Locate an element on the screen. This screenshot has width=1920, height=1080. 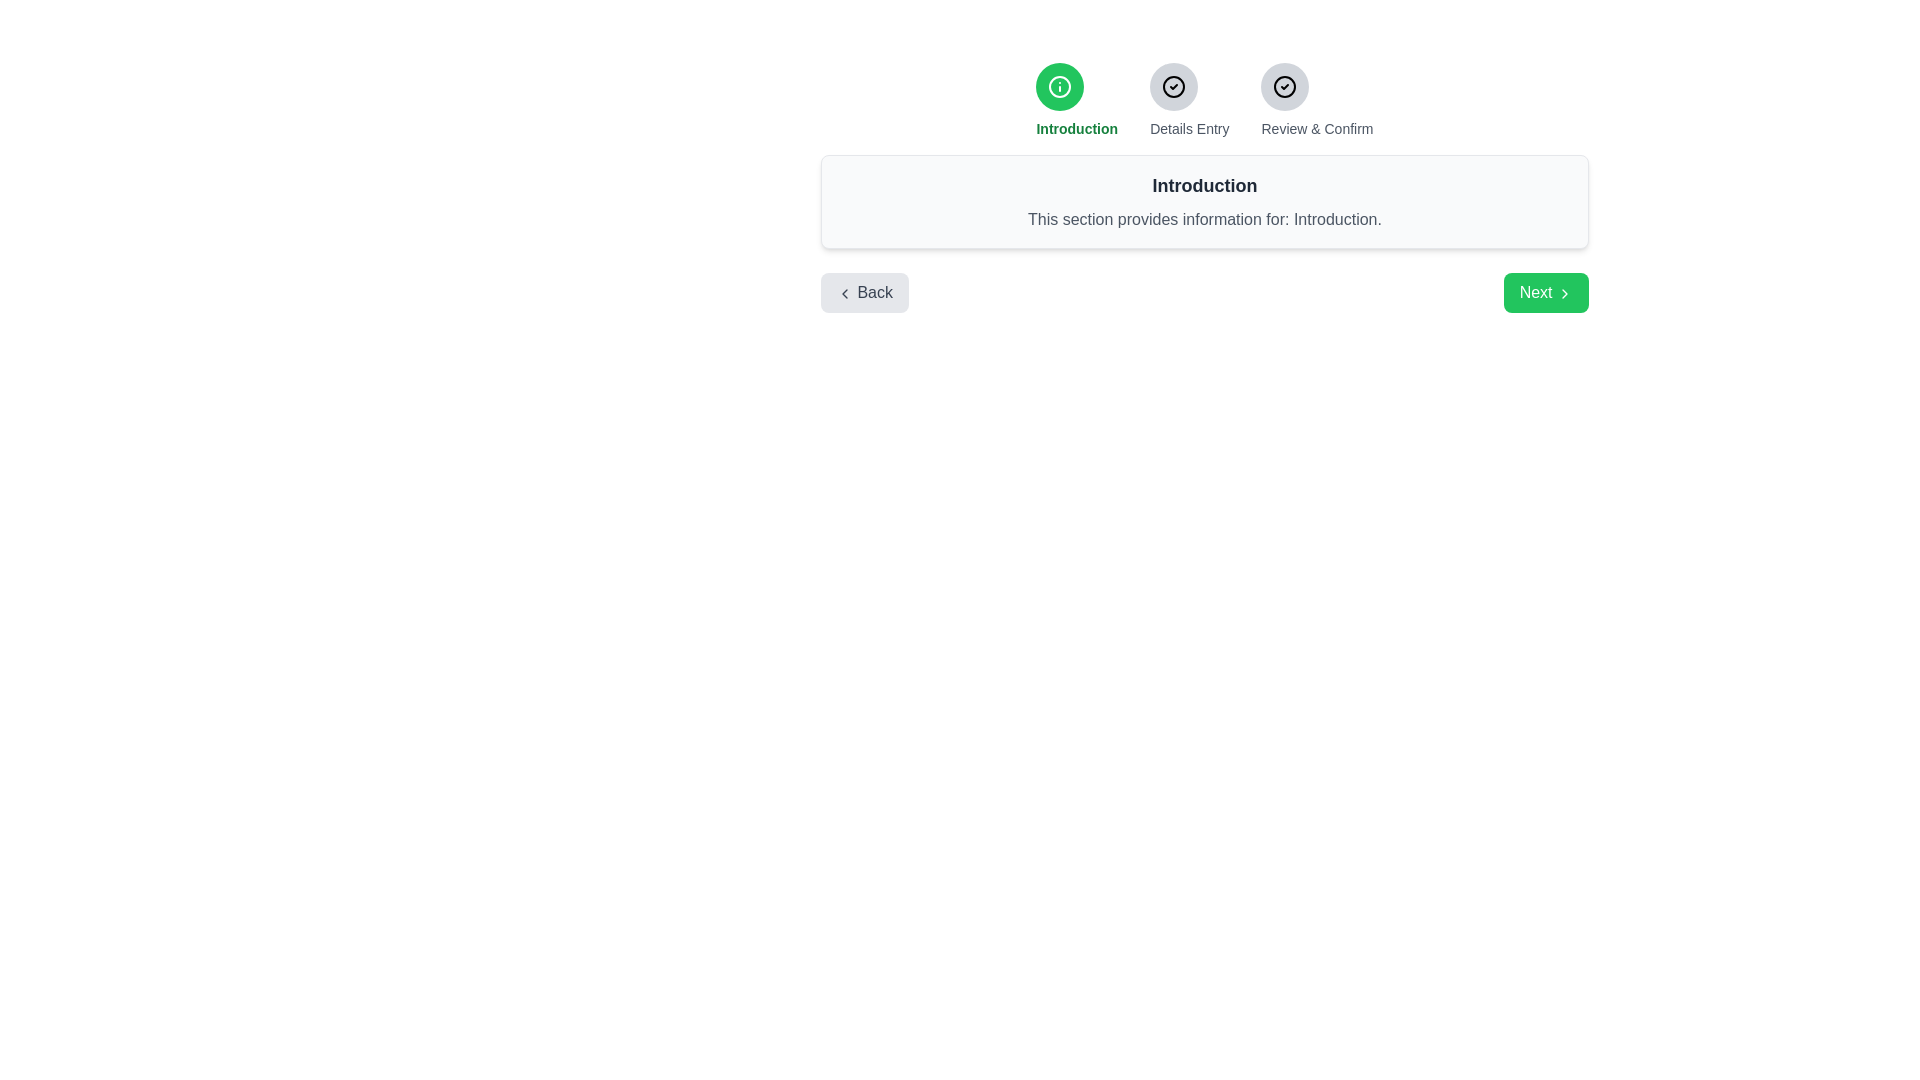
the step indicator for Introduction is located at coordinates (1059, 86).